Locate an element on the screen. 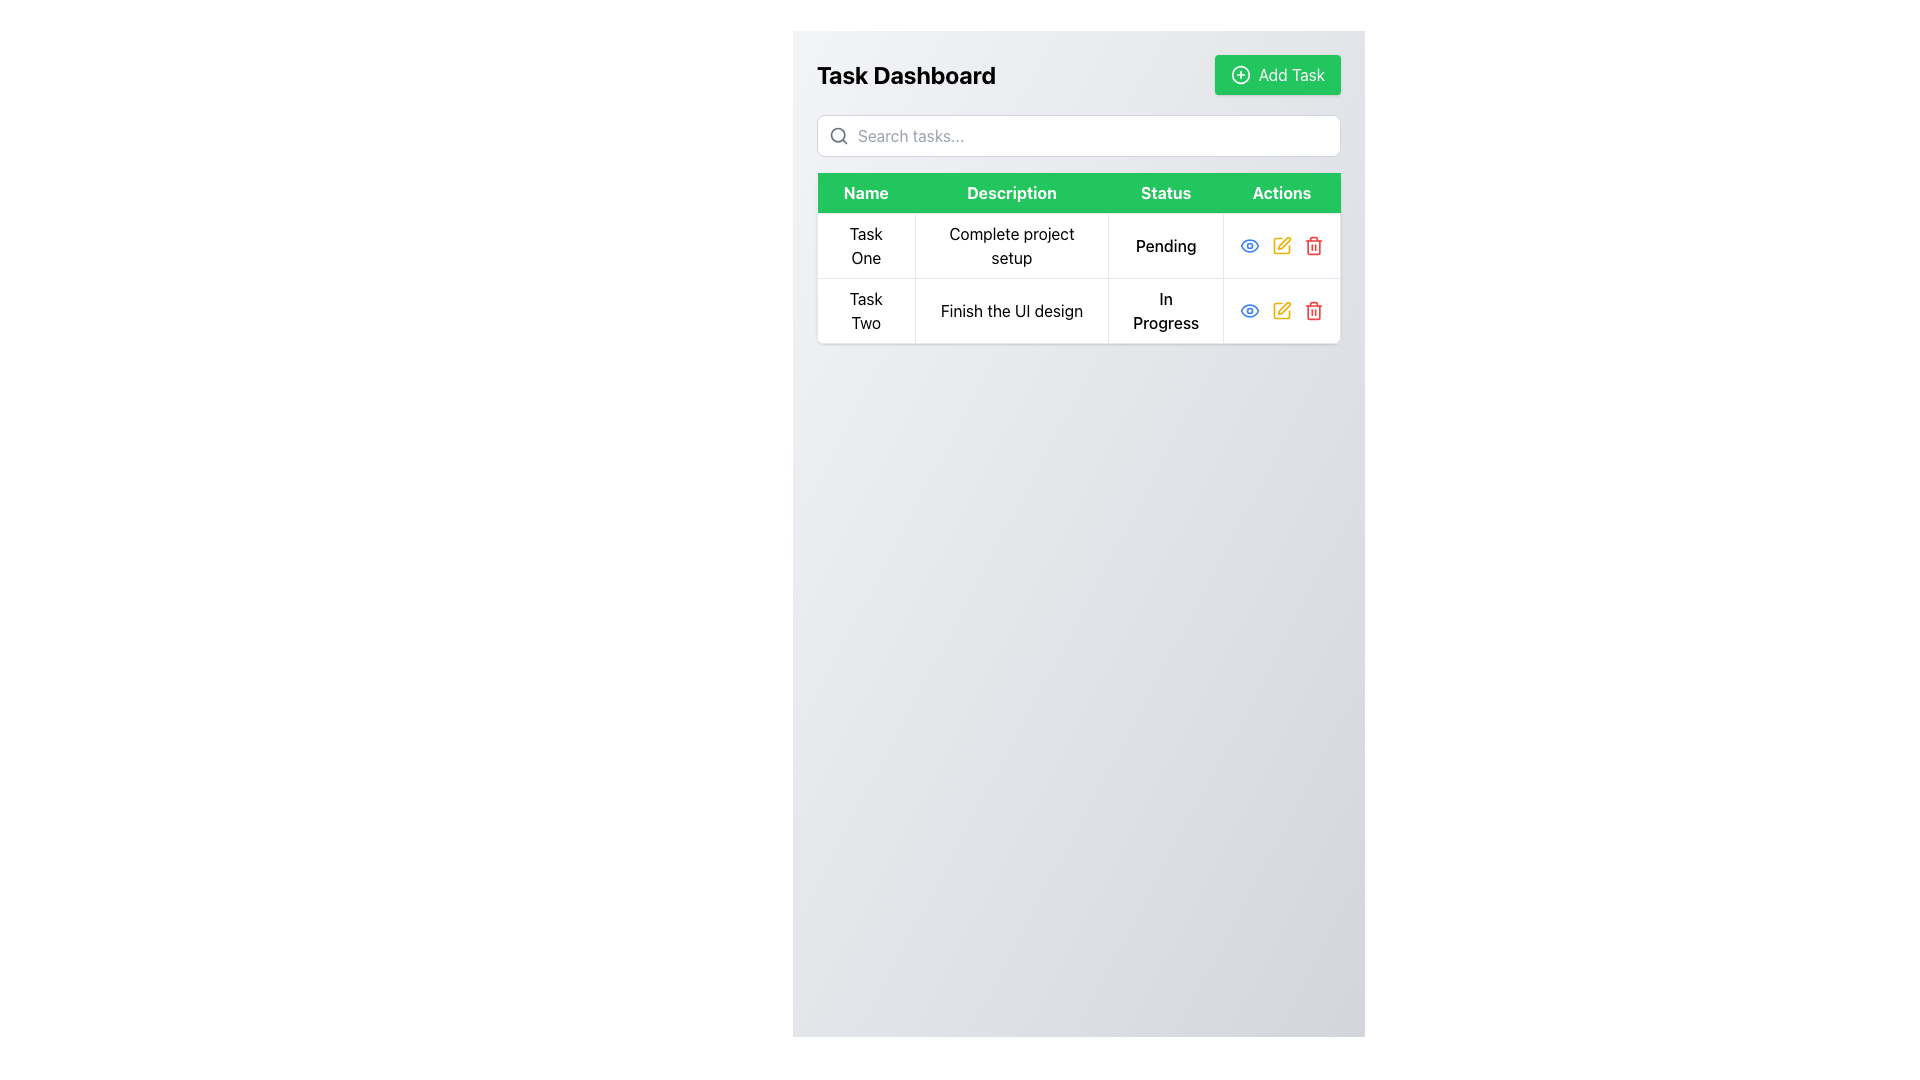 This screenshot has height=1080, width=1920. text from the 'Task Dashboard' label, which is a large, bold header displayed in black on a light background is located at coordinates (905, 73).